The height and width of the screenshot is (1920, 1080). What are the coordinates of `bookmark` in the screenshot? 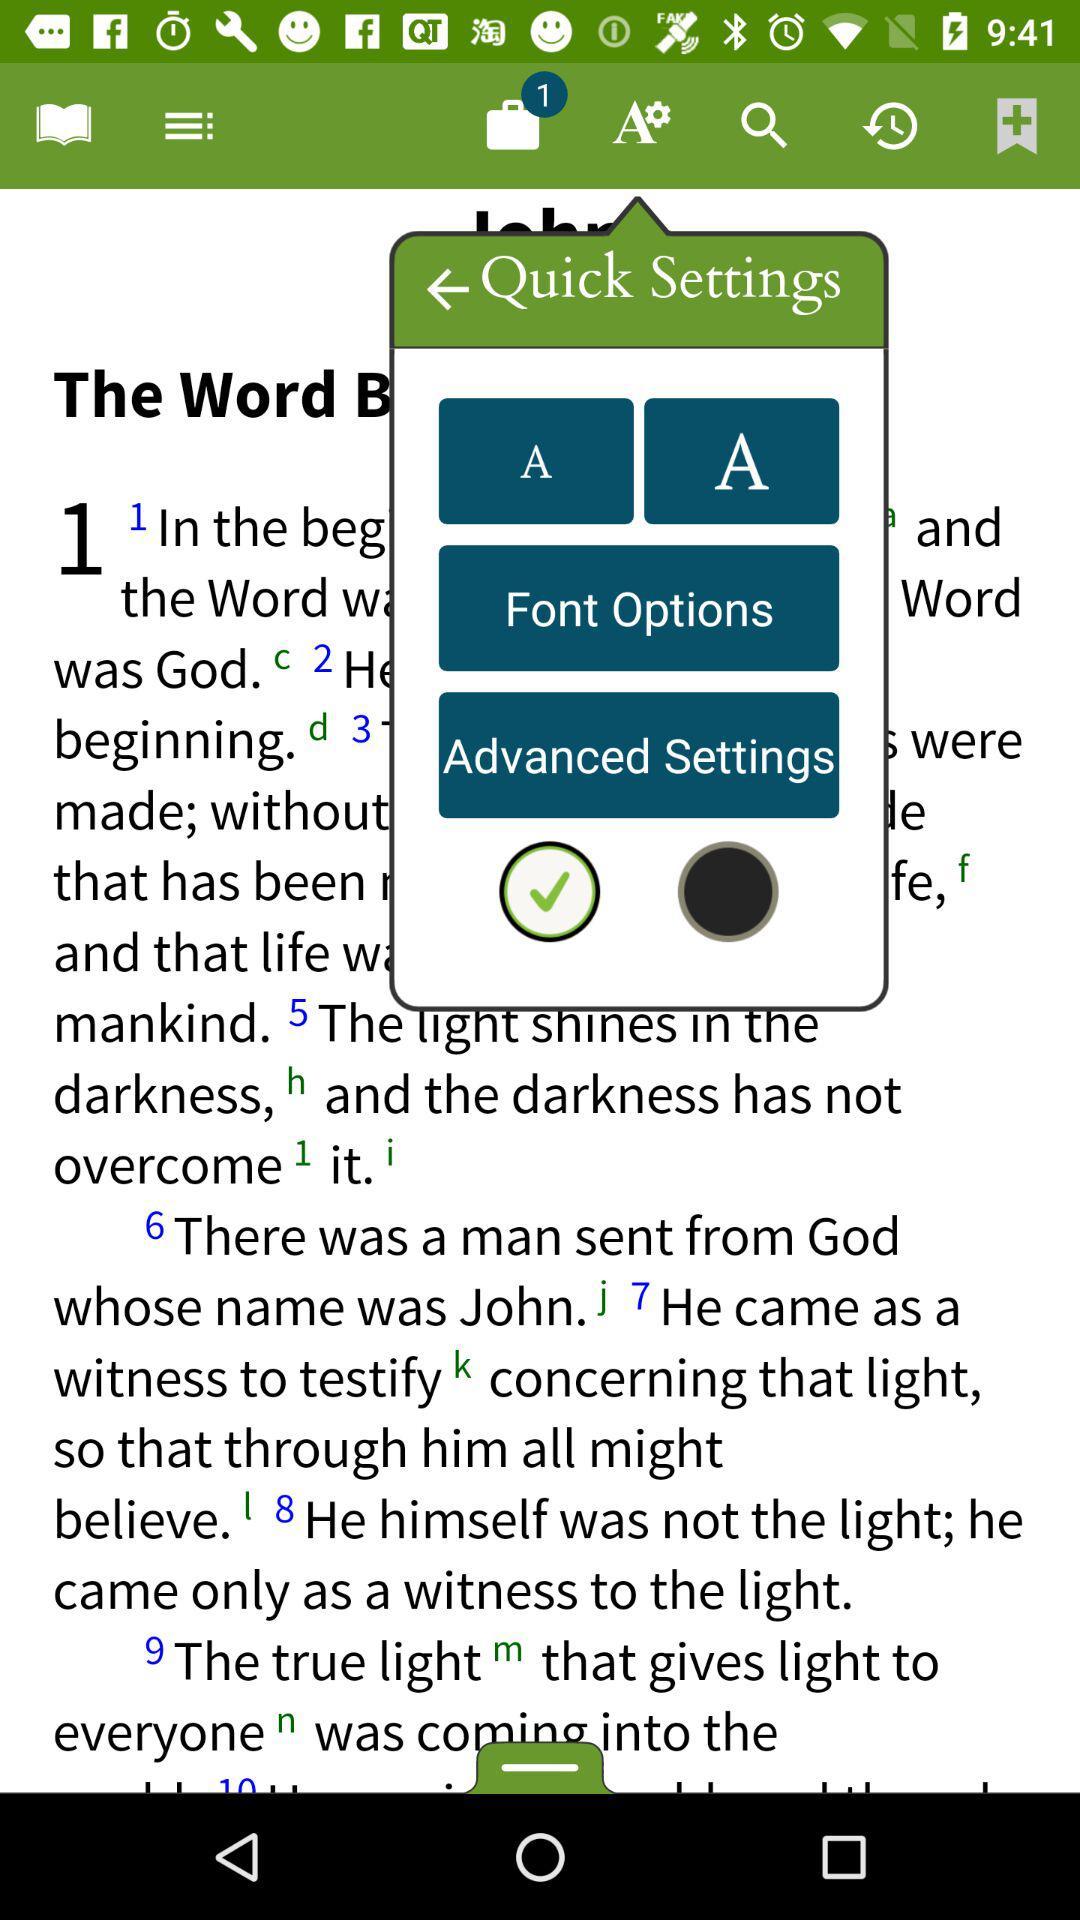 It's located at (61, 124).